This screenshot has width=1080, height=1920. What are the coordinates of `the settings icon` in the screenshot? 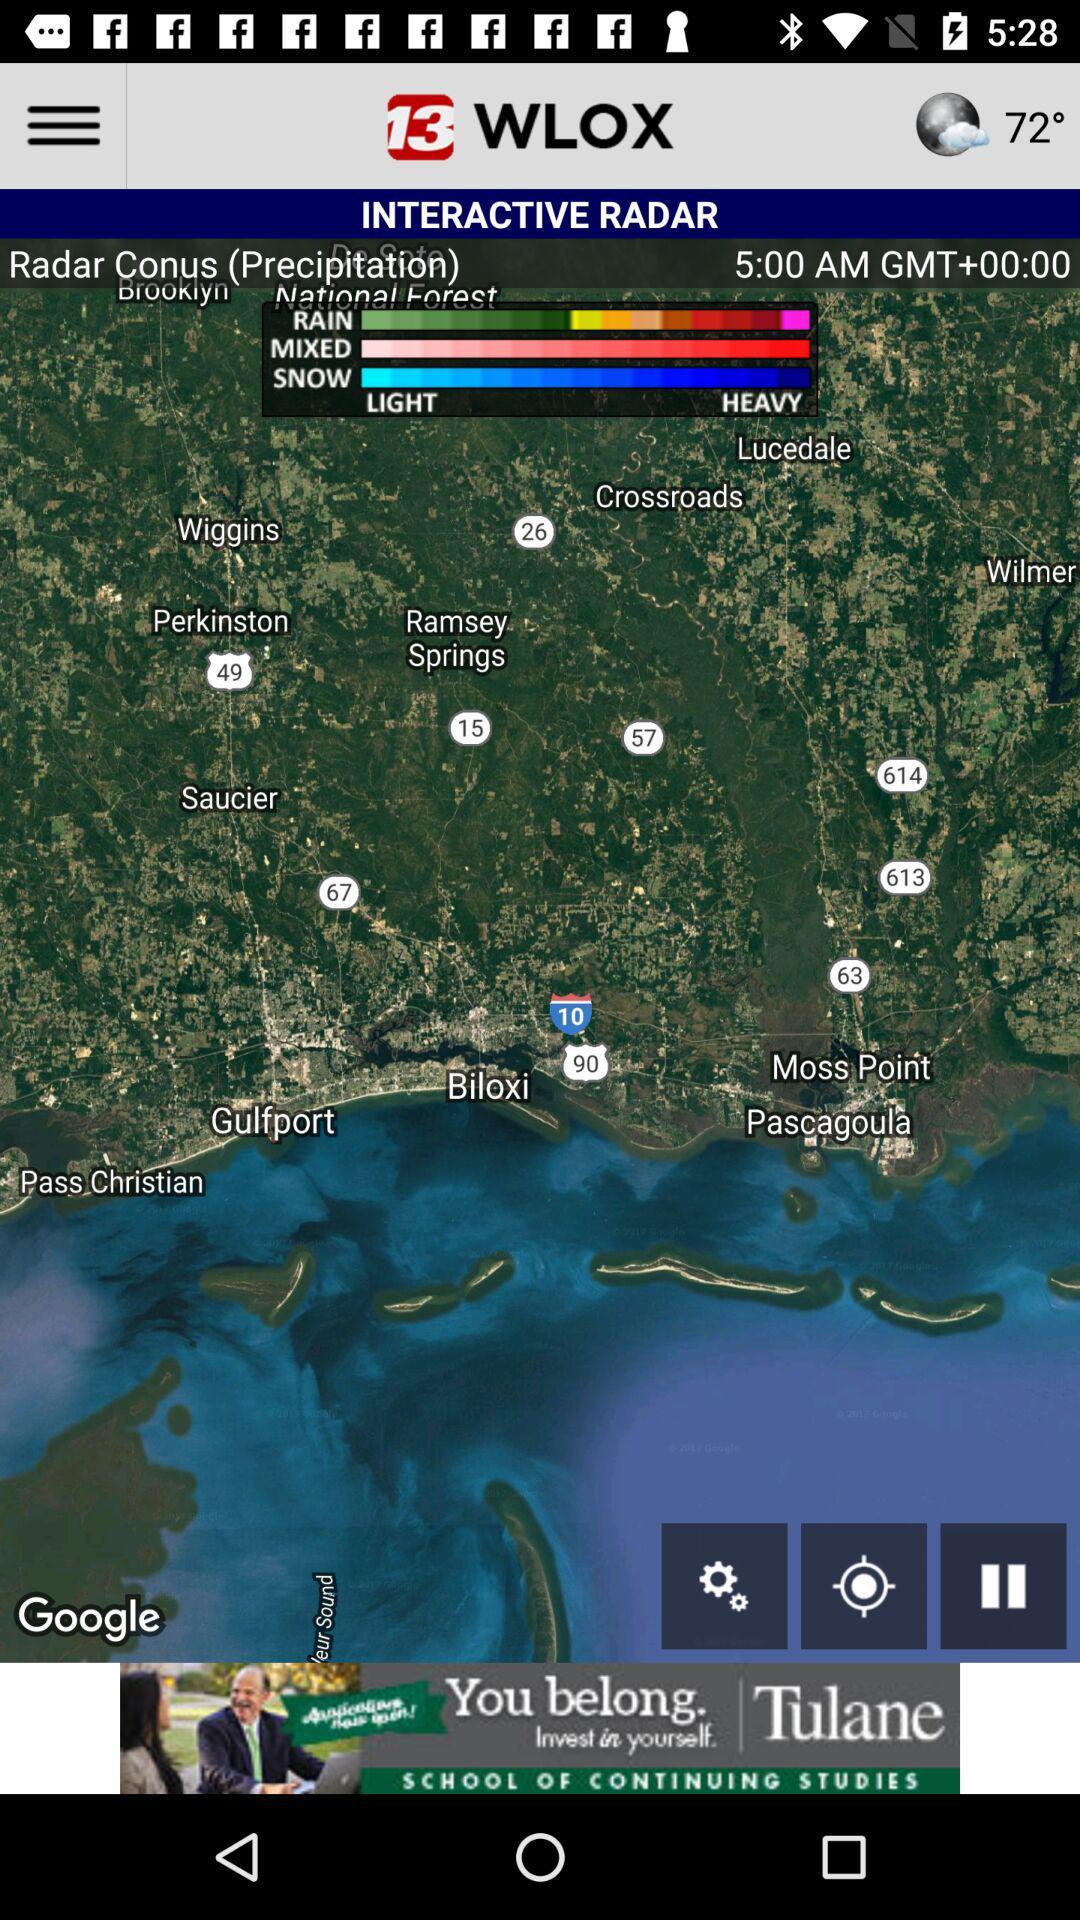 It's located at (724, 1585).